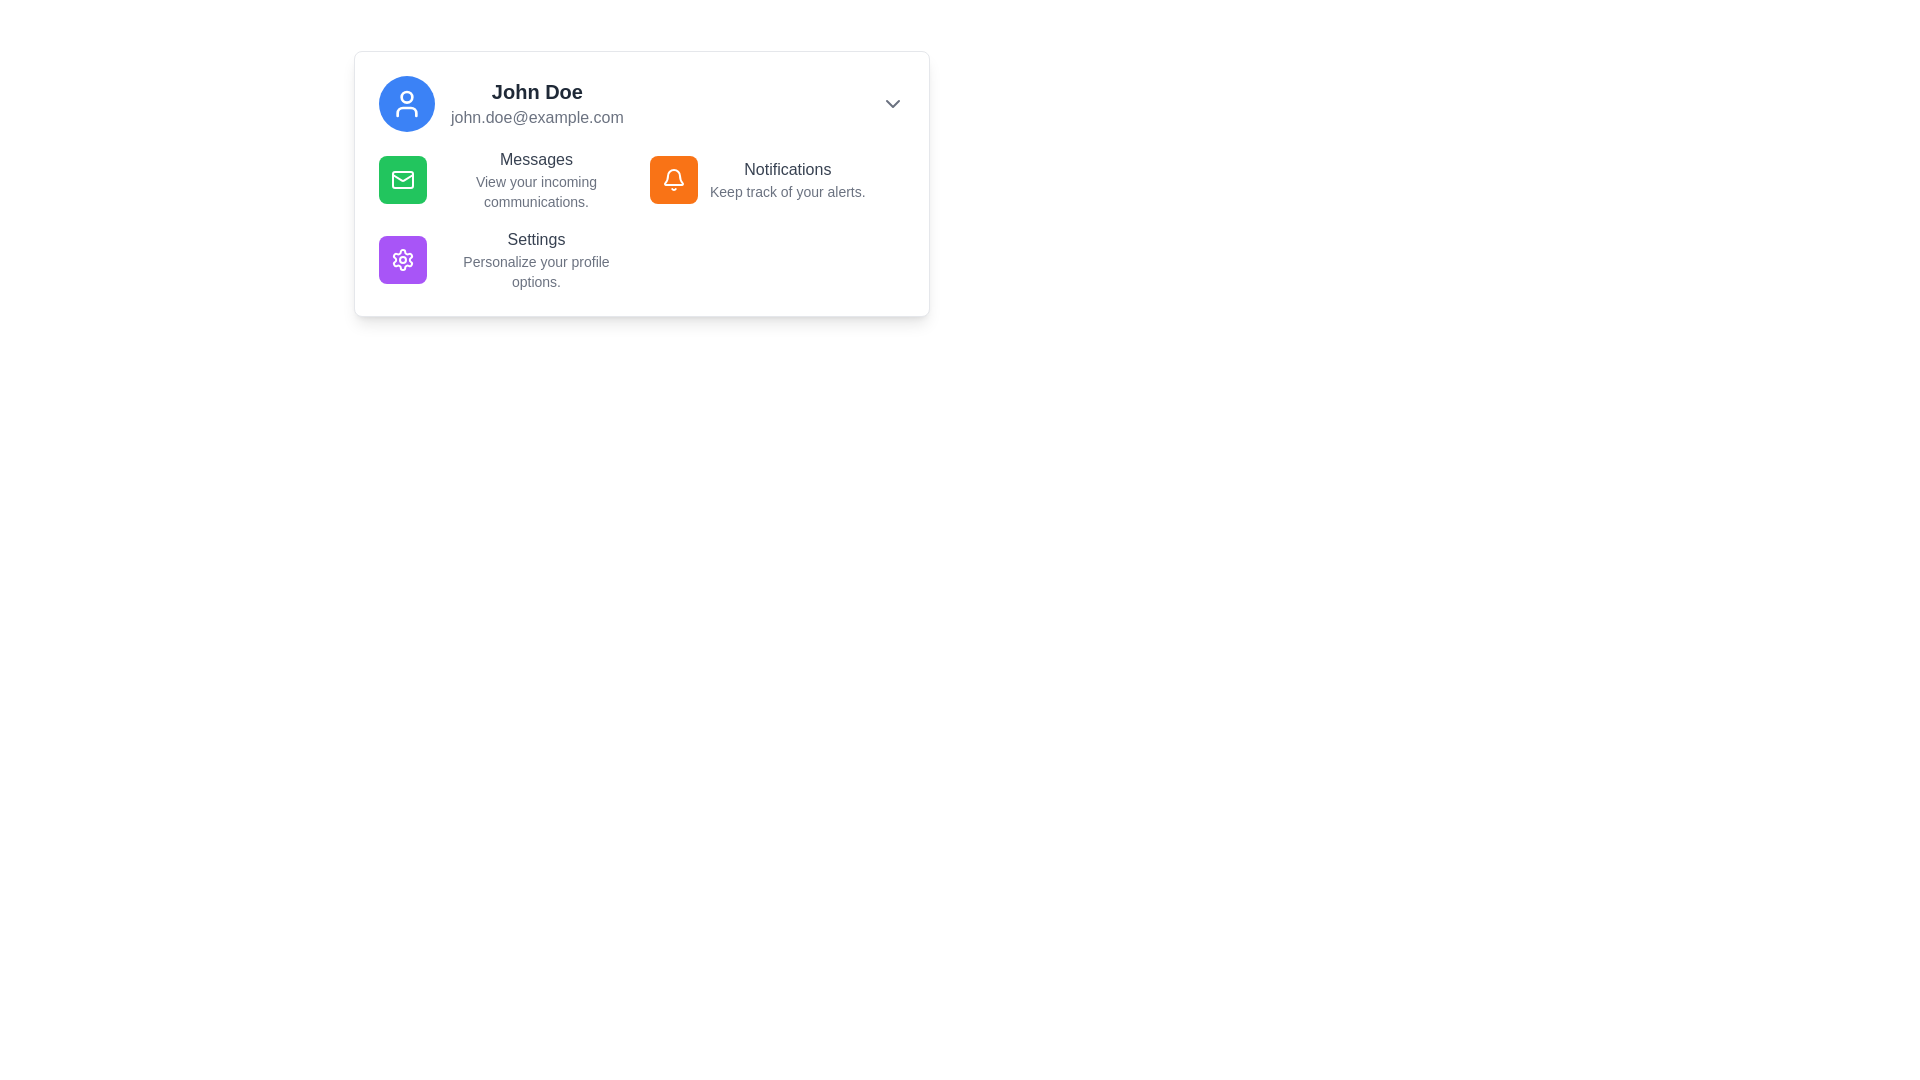 The width and height of the screenshot is (1920, 1080). Describe the element at coordinates (776, 180) in the screenshot. I see `the 'Notifications' button, which features an orange icon with a white bell symbol and is positioned in the top-right quarter of the grid layout` at that location.